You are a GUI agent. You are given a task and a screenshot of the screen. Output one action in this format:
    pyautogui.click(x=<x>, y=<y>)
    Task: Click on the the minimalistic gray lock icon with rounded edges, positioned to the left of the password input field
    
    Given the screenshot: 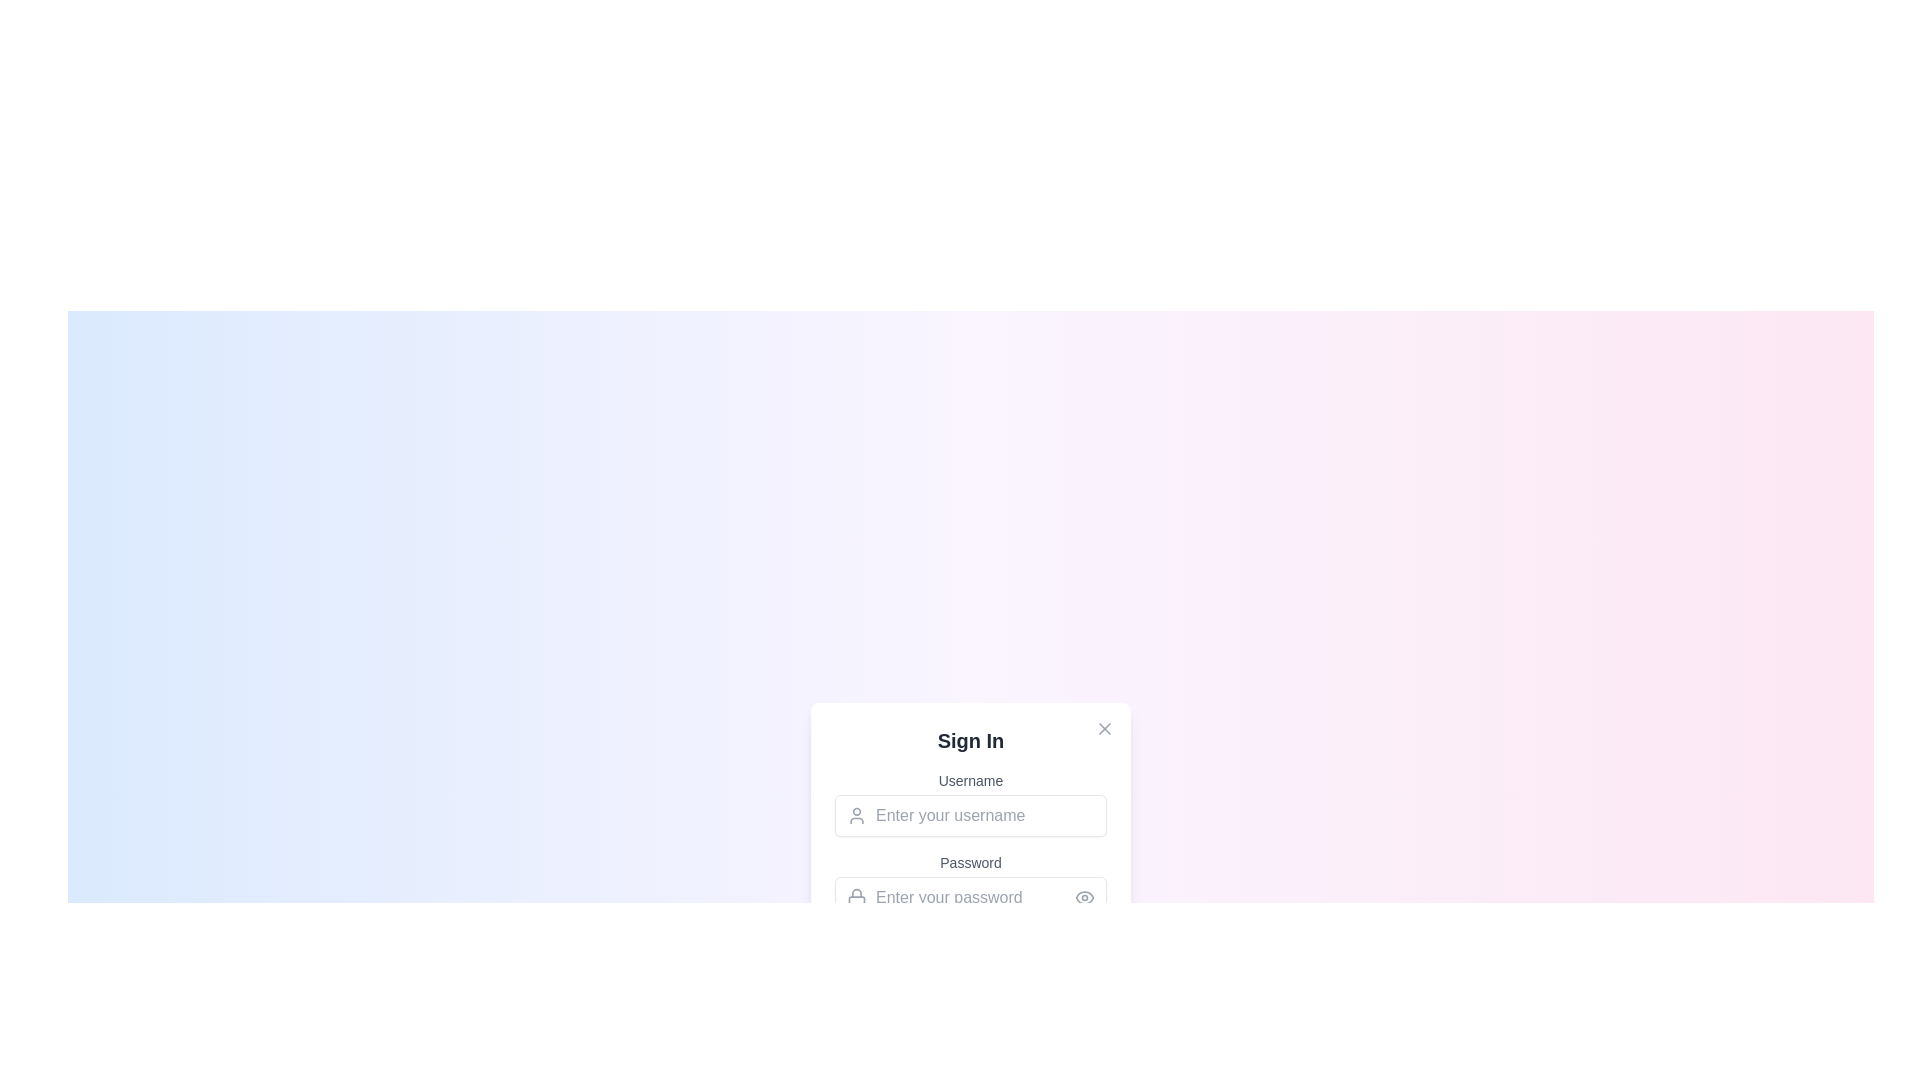 What is the action you would take?
    pyautogui.click(x=857, y=897)
    